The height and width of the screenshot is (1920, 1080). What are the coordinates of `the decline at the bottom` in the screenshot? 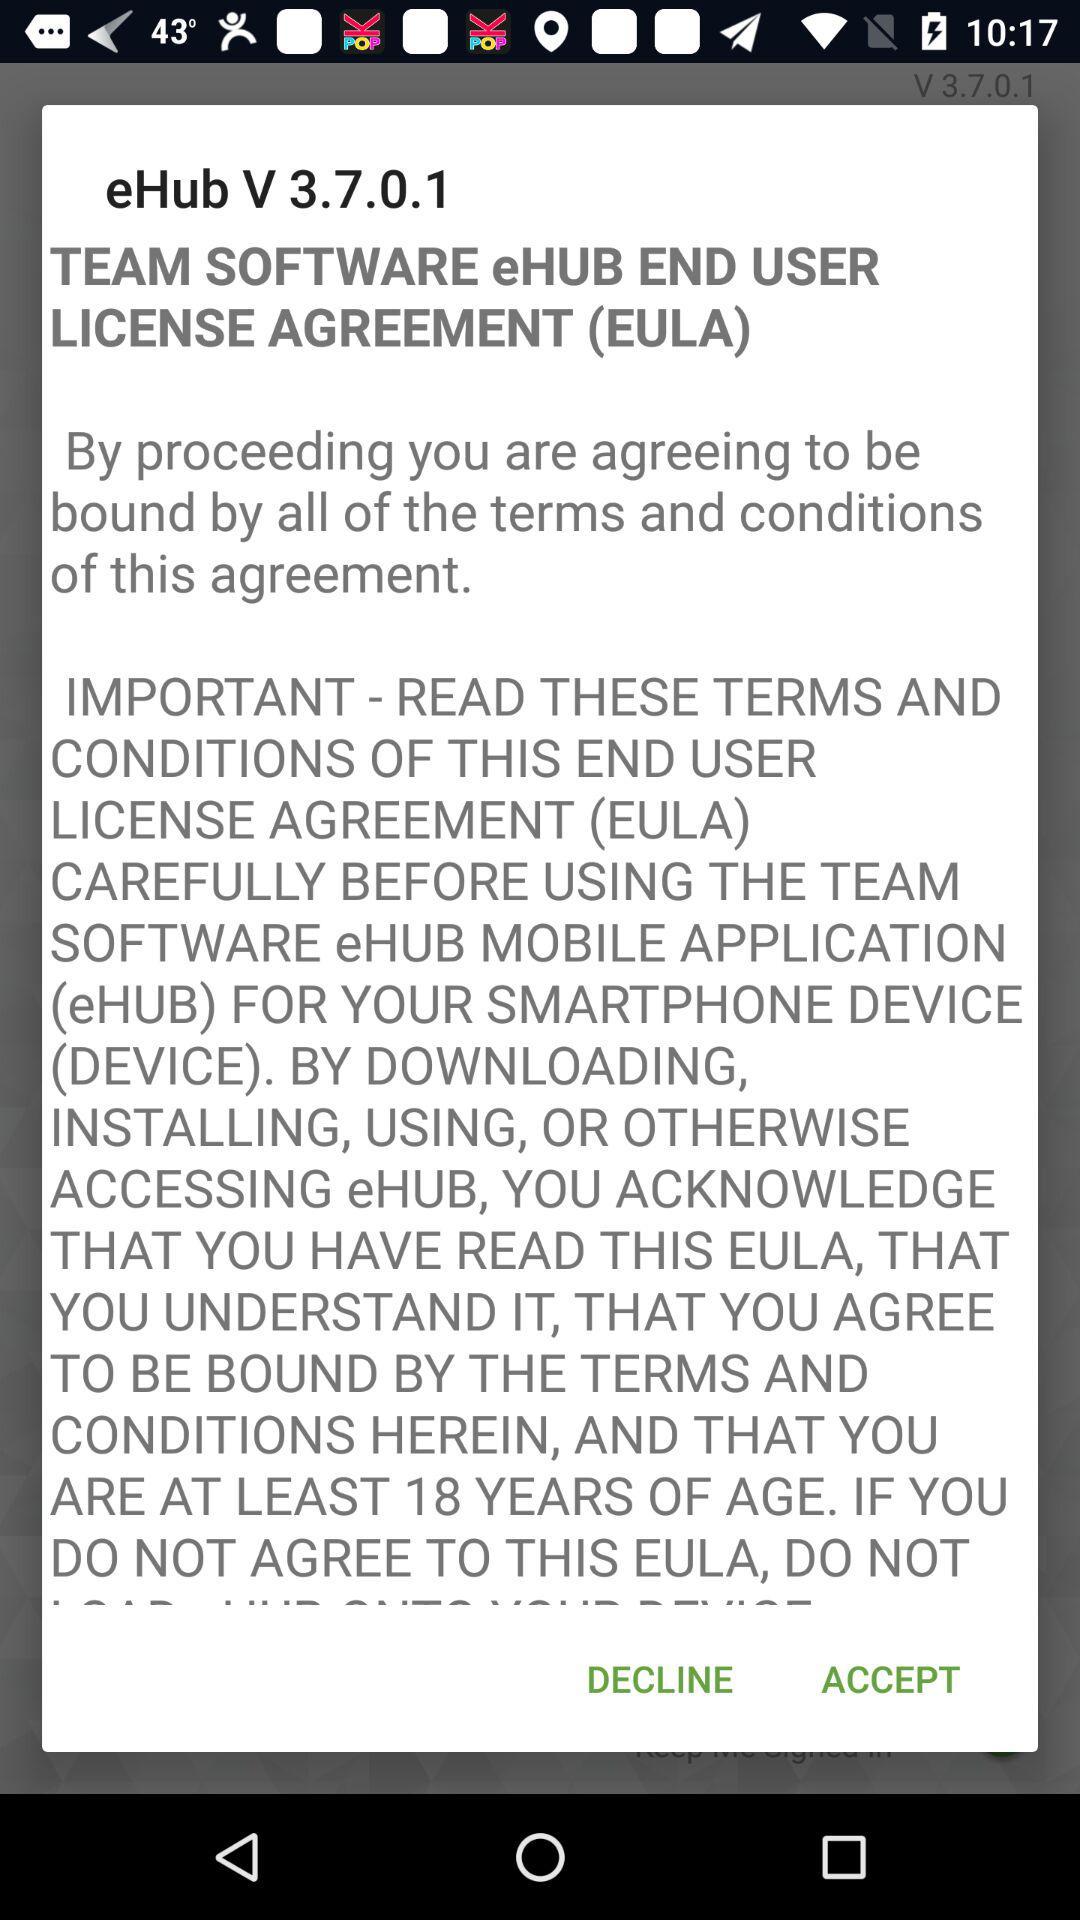 It's located at (659, 1678).